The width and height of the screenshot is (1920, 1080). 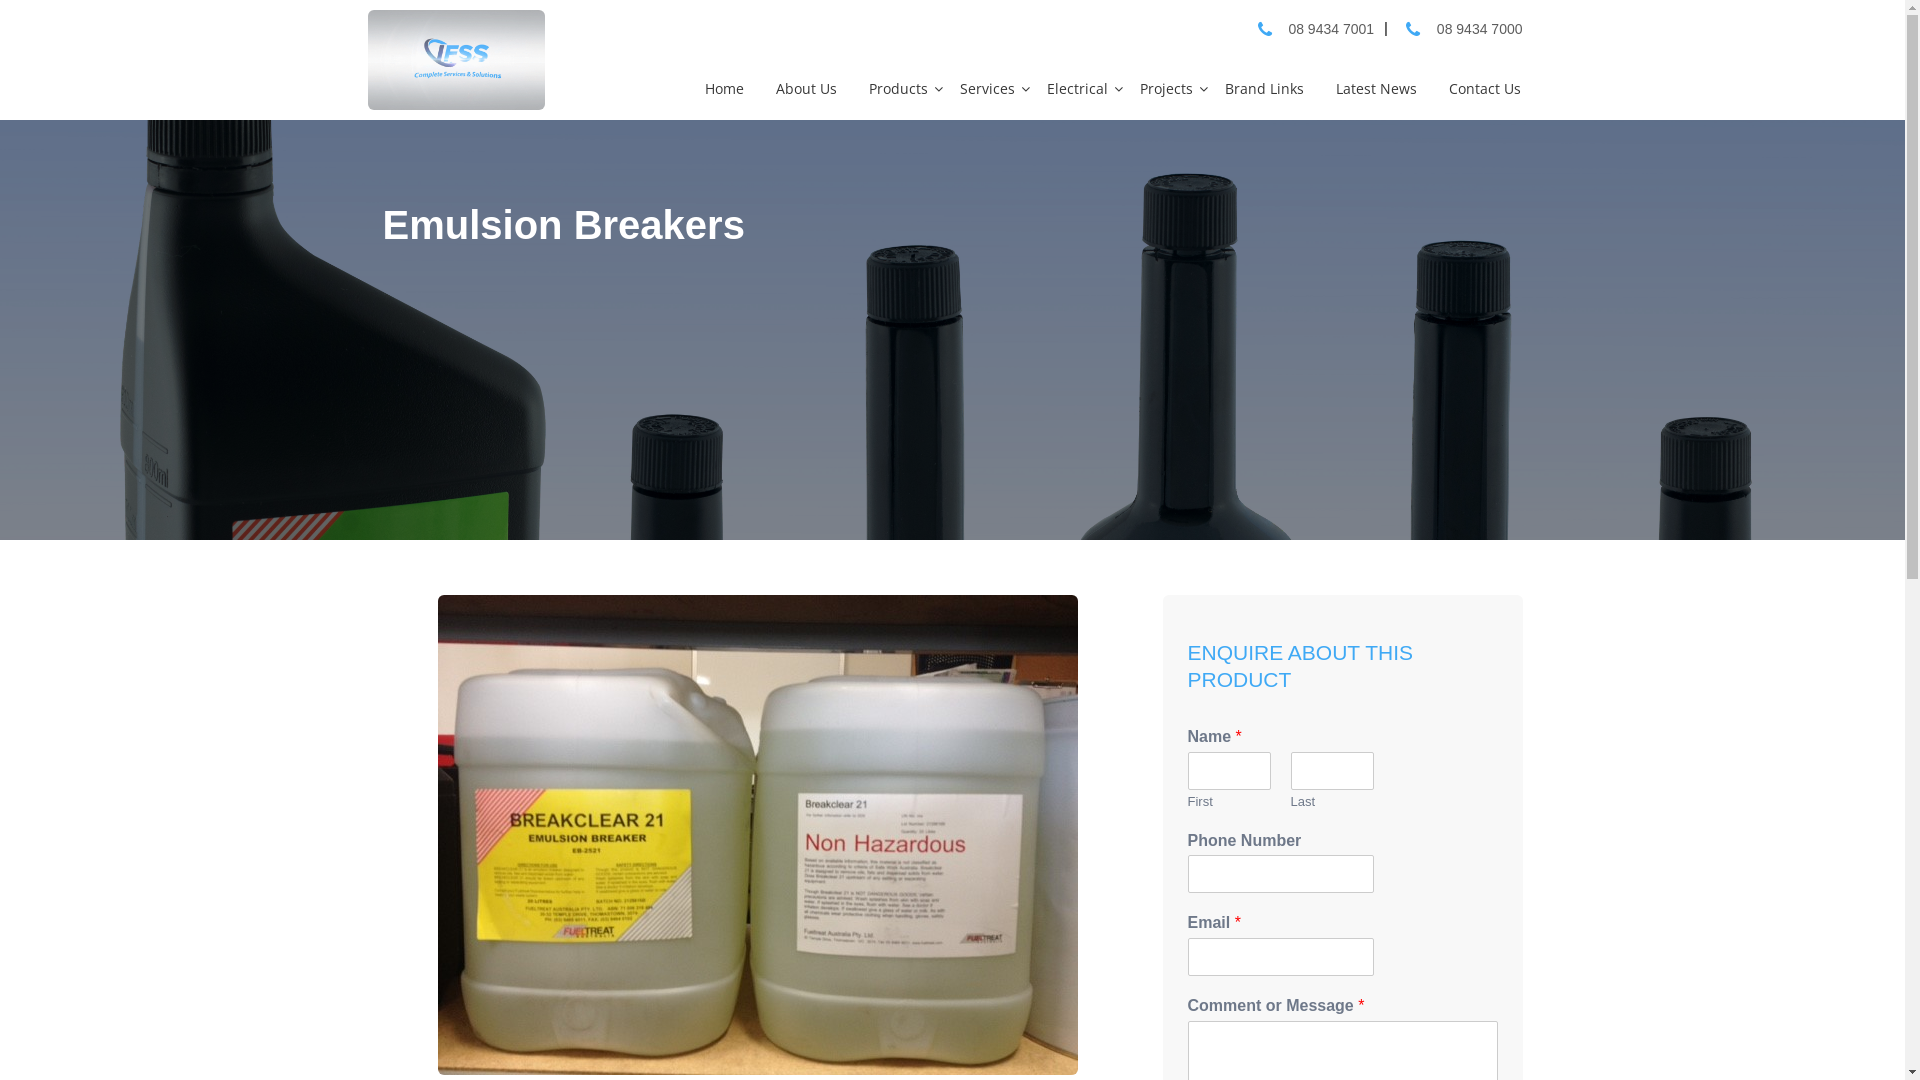 What do you see at coordinates (987, 87) in the screenshot?
I see `'Services'` at bounding box center [987, 87].